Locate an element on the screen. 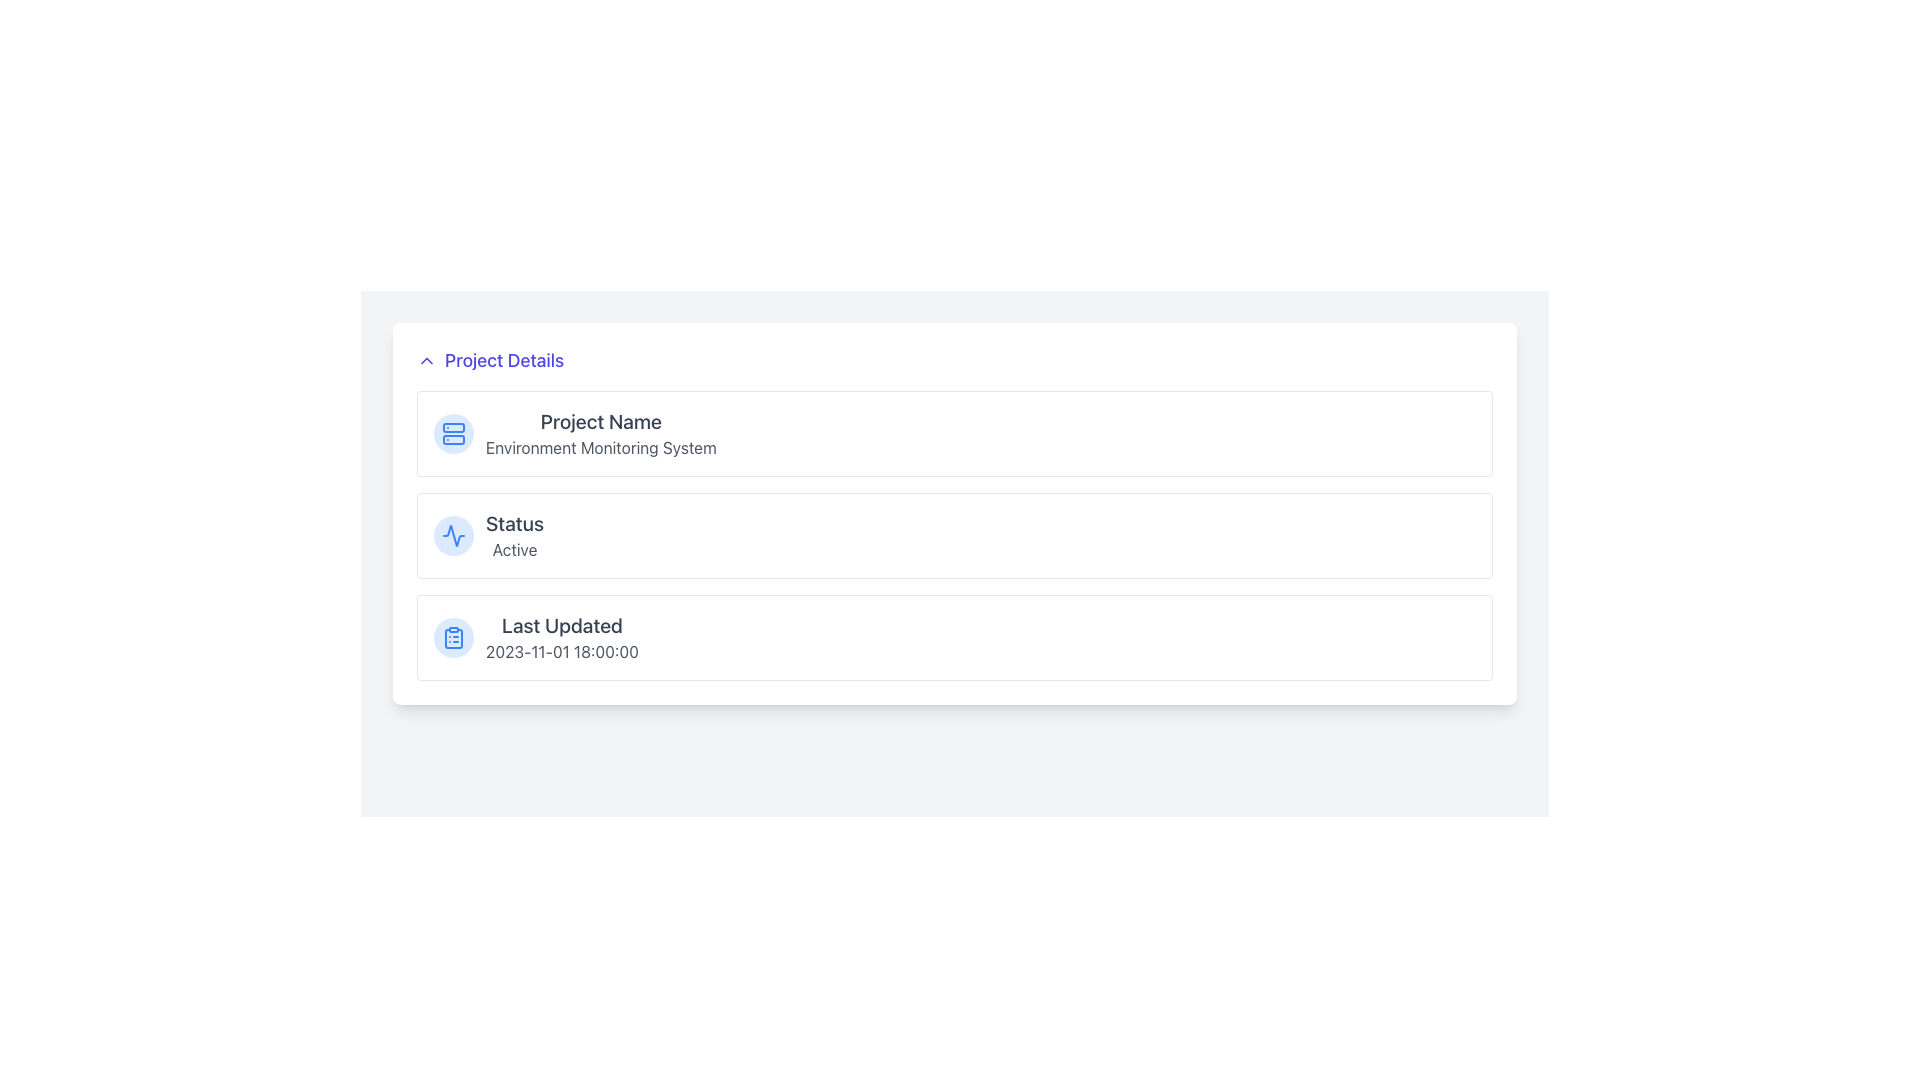 The width and height of the screenshot is (1920, 1080). the Informational Panel that displays the last update's date and time, located at the bottom of the section containing 'Project Name' and 'Status' is located at coordinates (954, 637).